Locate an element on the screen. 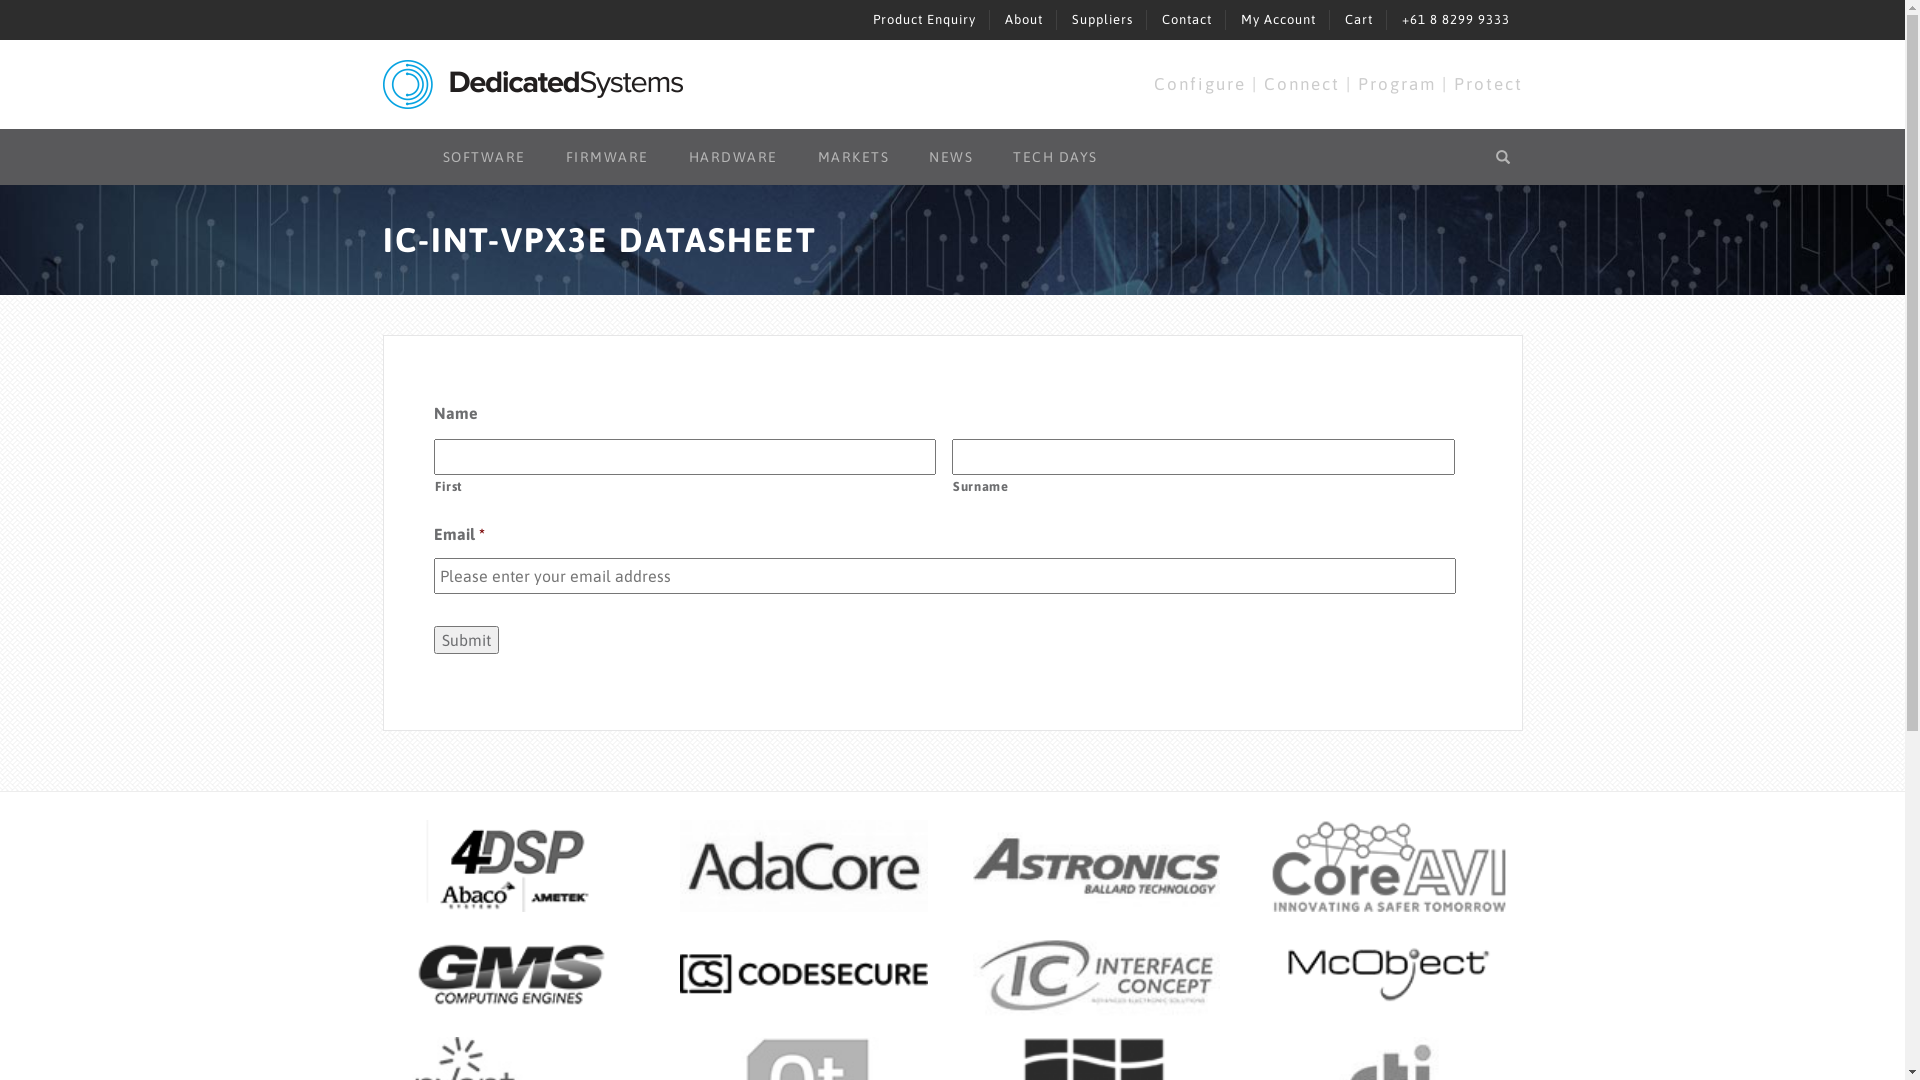 The width and height of the screenshot is (1920, 1080). 'NEWS' is located at coordinates (949, 156).